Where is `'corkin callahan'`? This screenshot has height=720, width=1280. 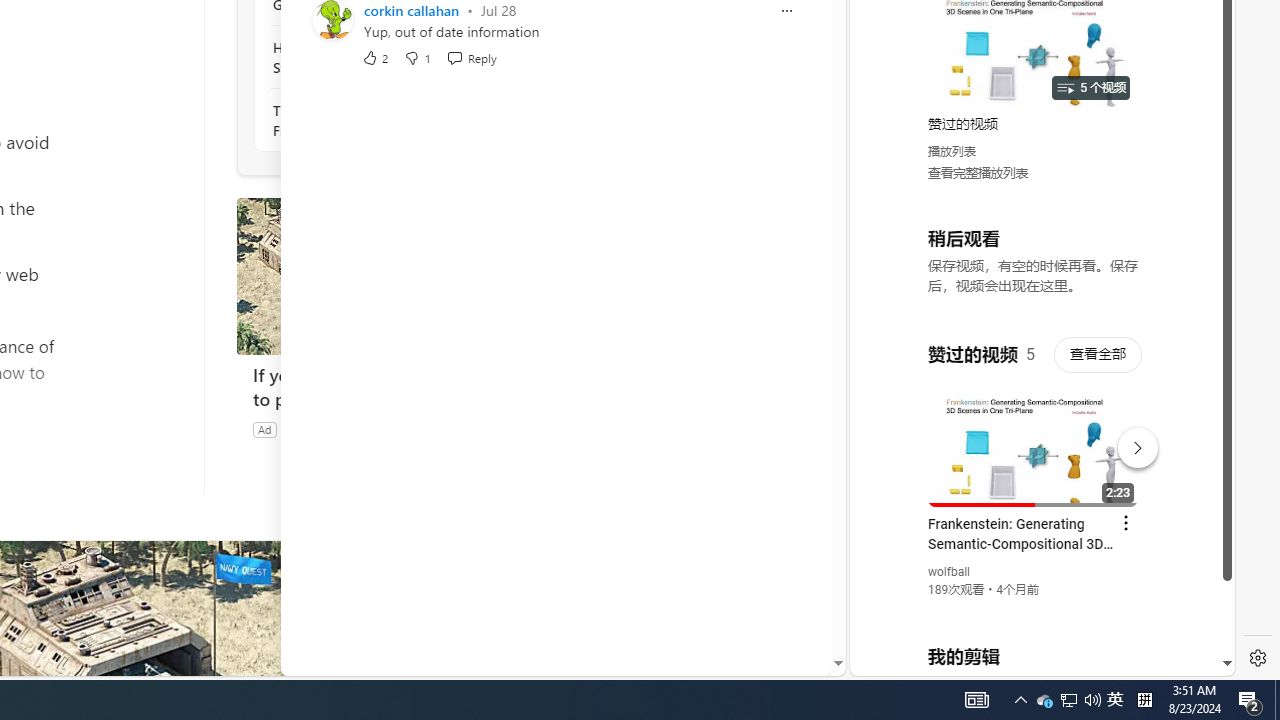 'corkin callahan' is located at coordinates (410, 10).